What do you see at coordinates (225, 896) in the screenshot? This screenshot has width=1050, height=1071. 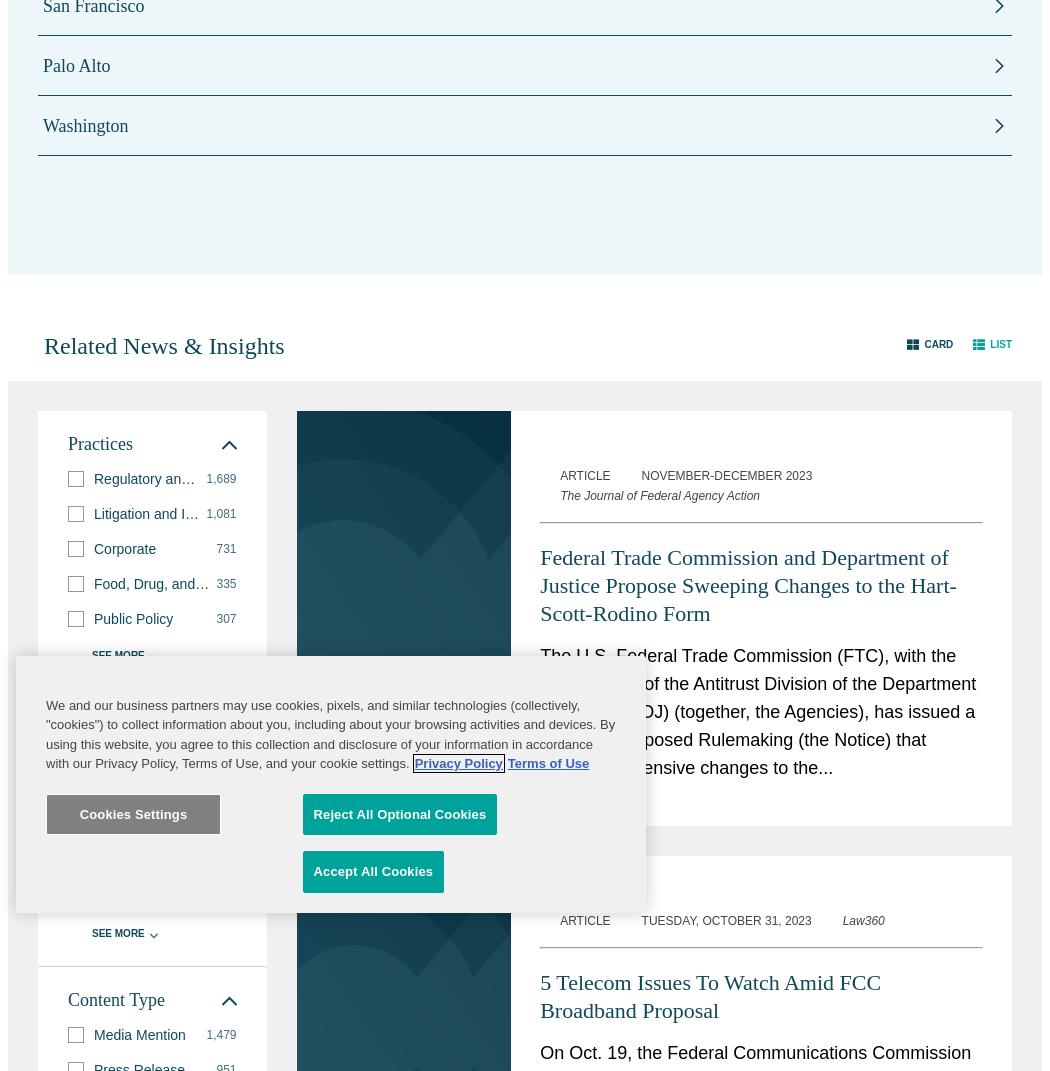 I see `'111'` at bounding box center [225, 896].